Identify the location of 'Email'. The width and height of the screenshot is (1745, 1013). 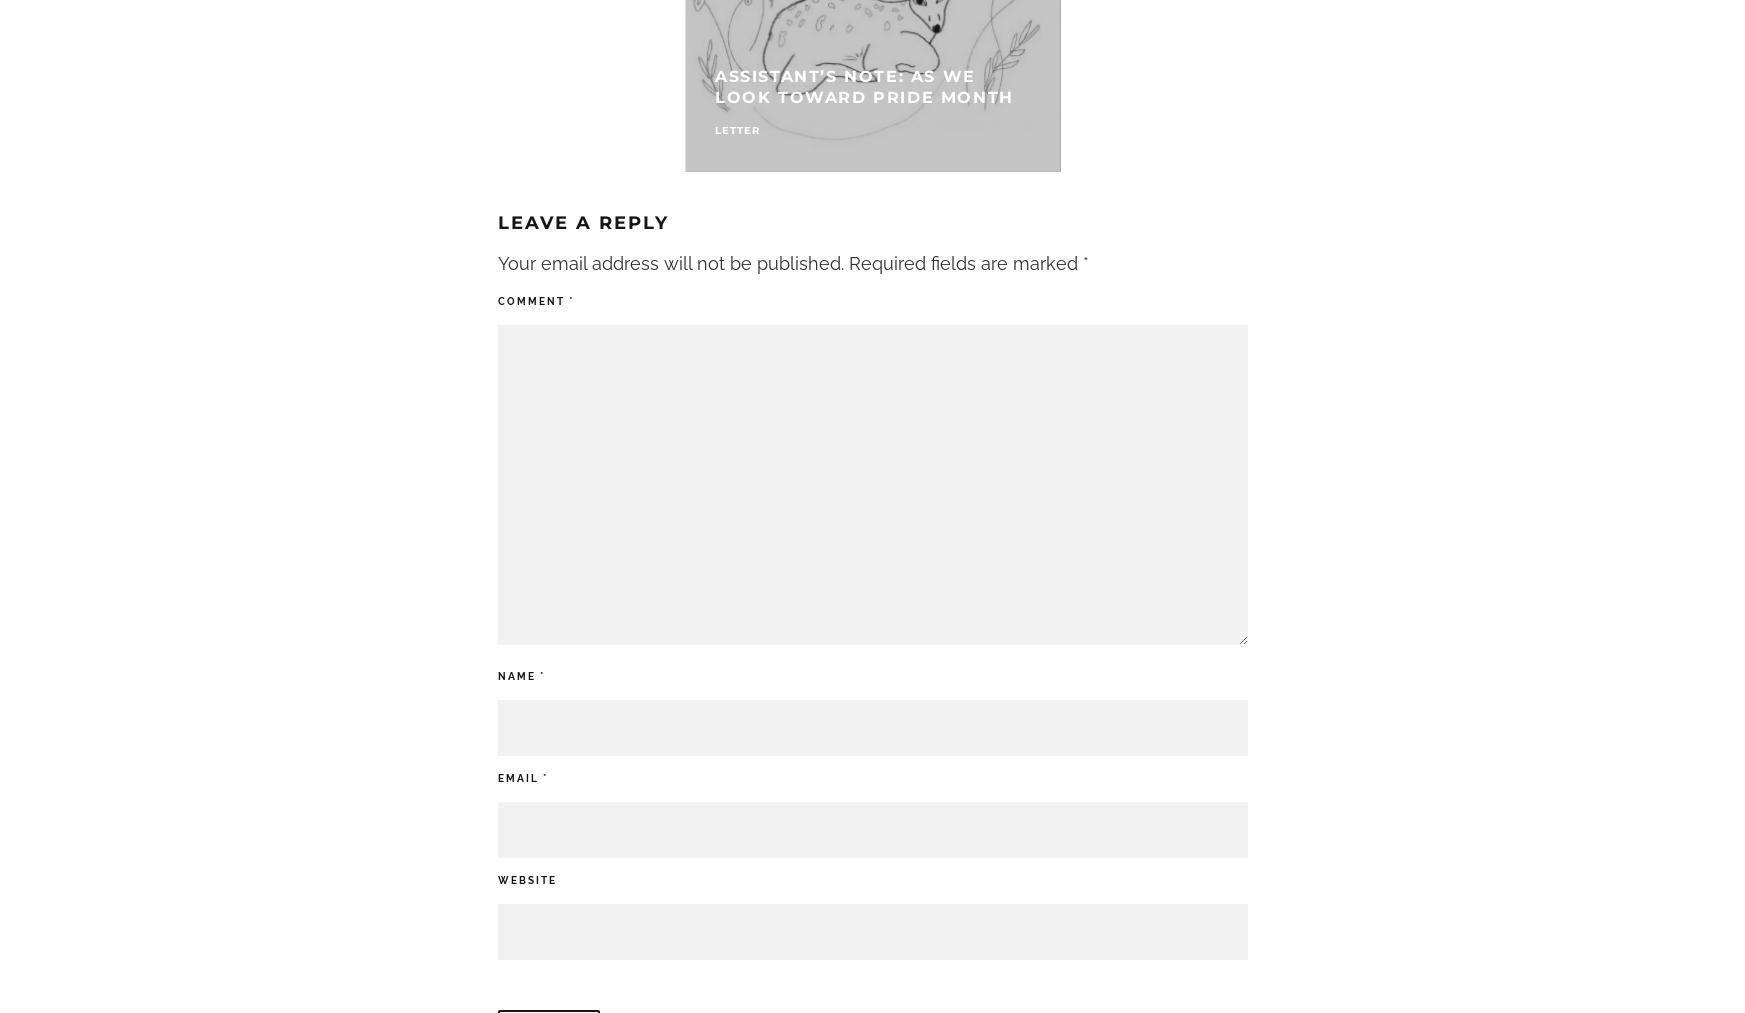
(519, 777).